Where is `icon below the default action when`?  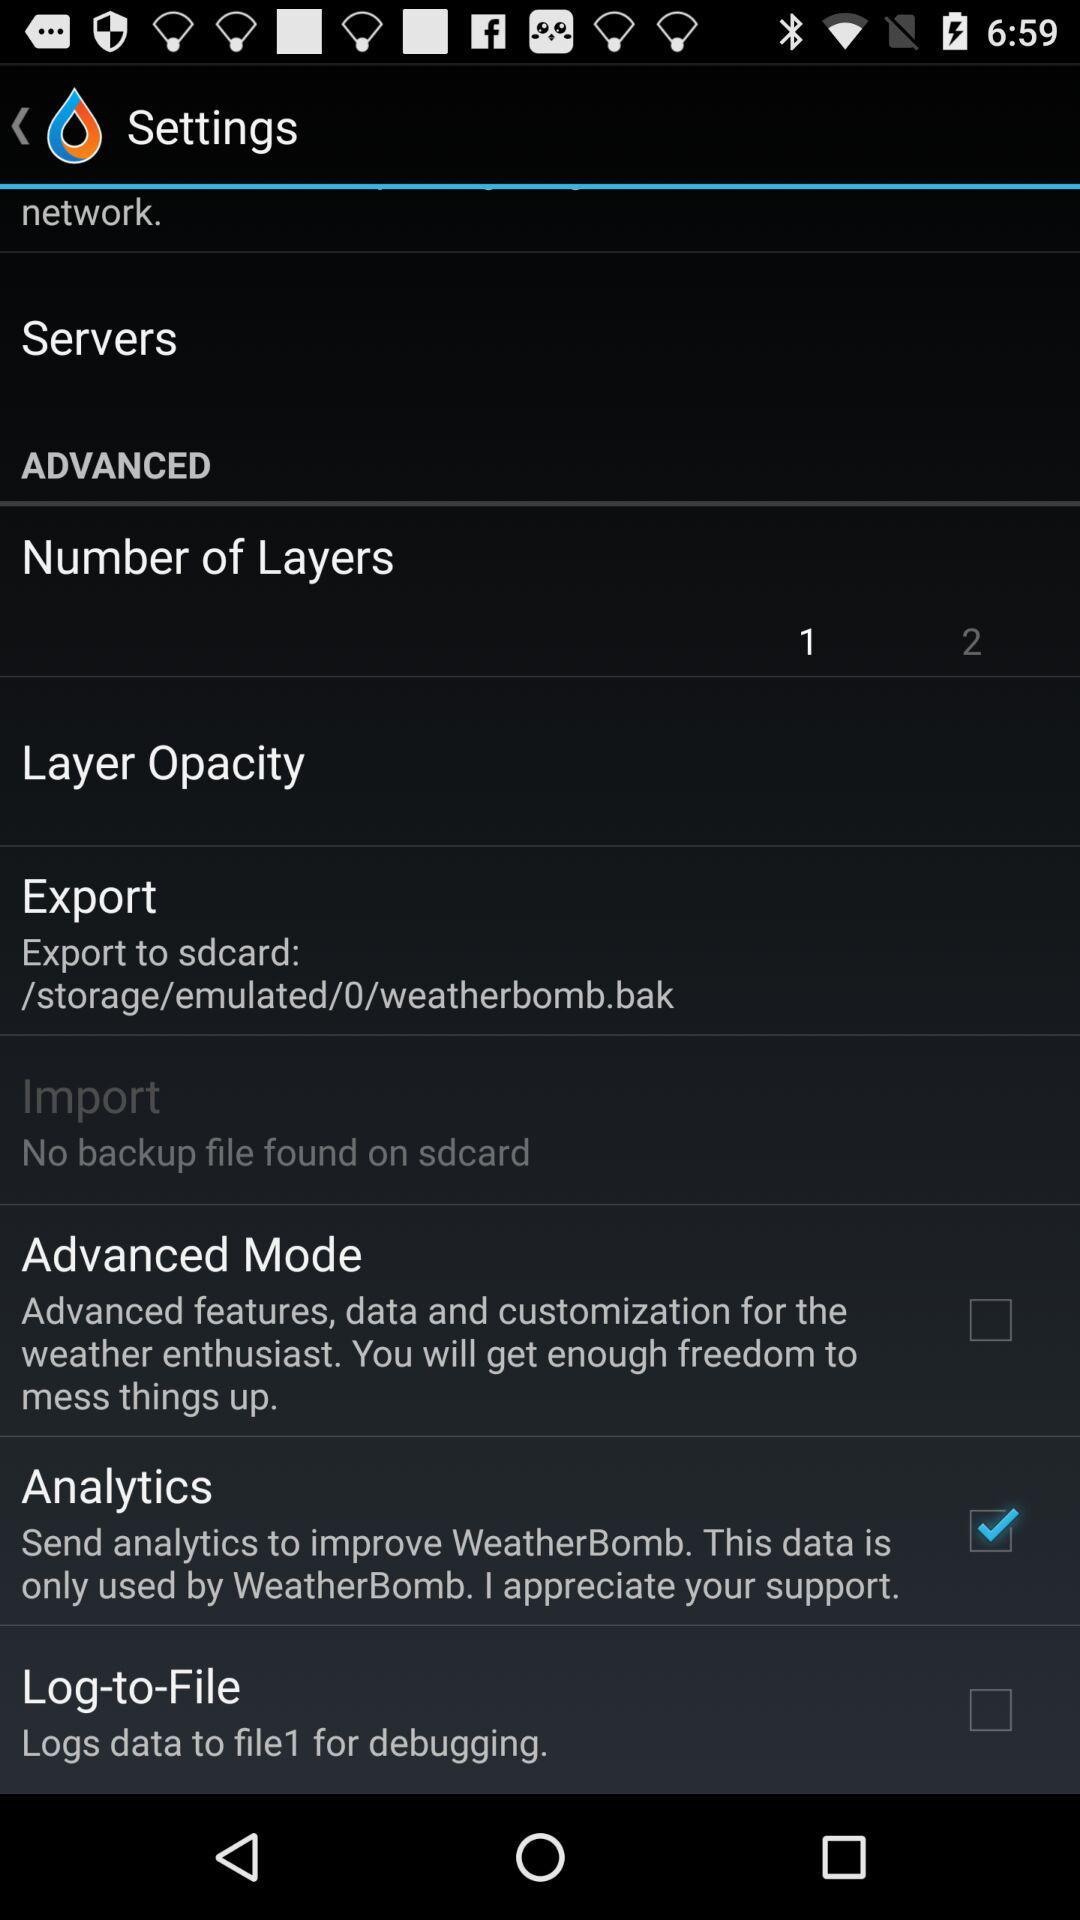 icon below the default action when is located at coordinates (99, 336).